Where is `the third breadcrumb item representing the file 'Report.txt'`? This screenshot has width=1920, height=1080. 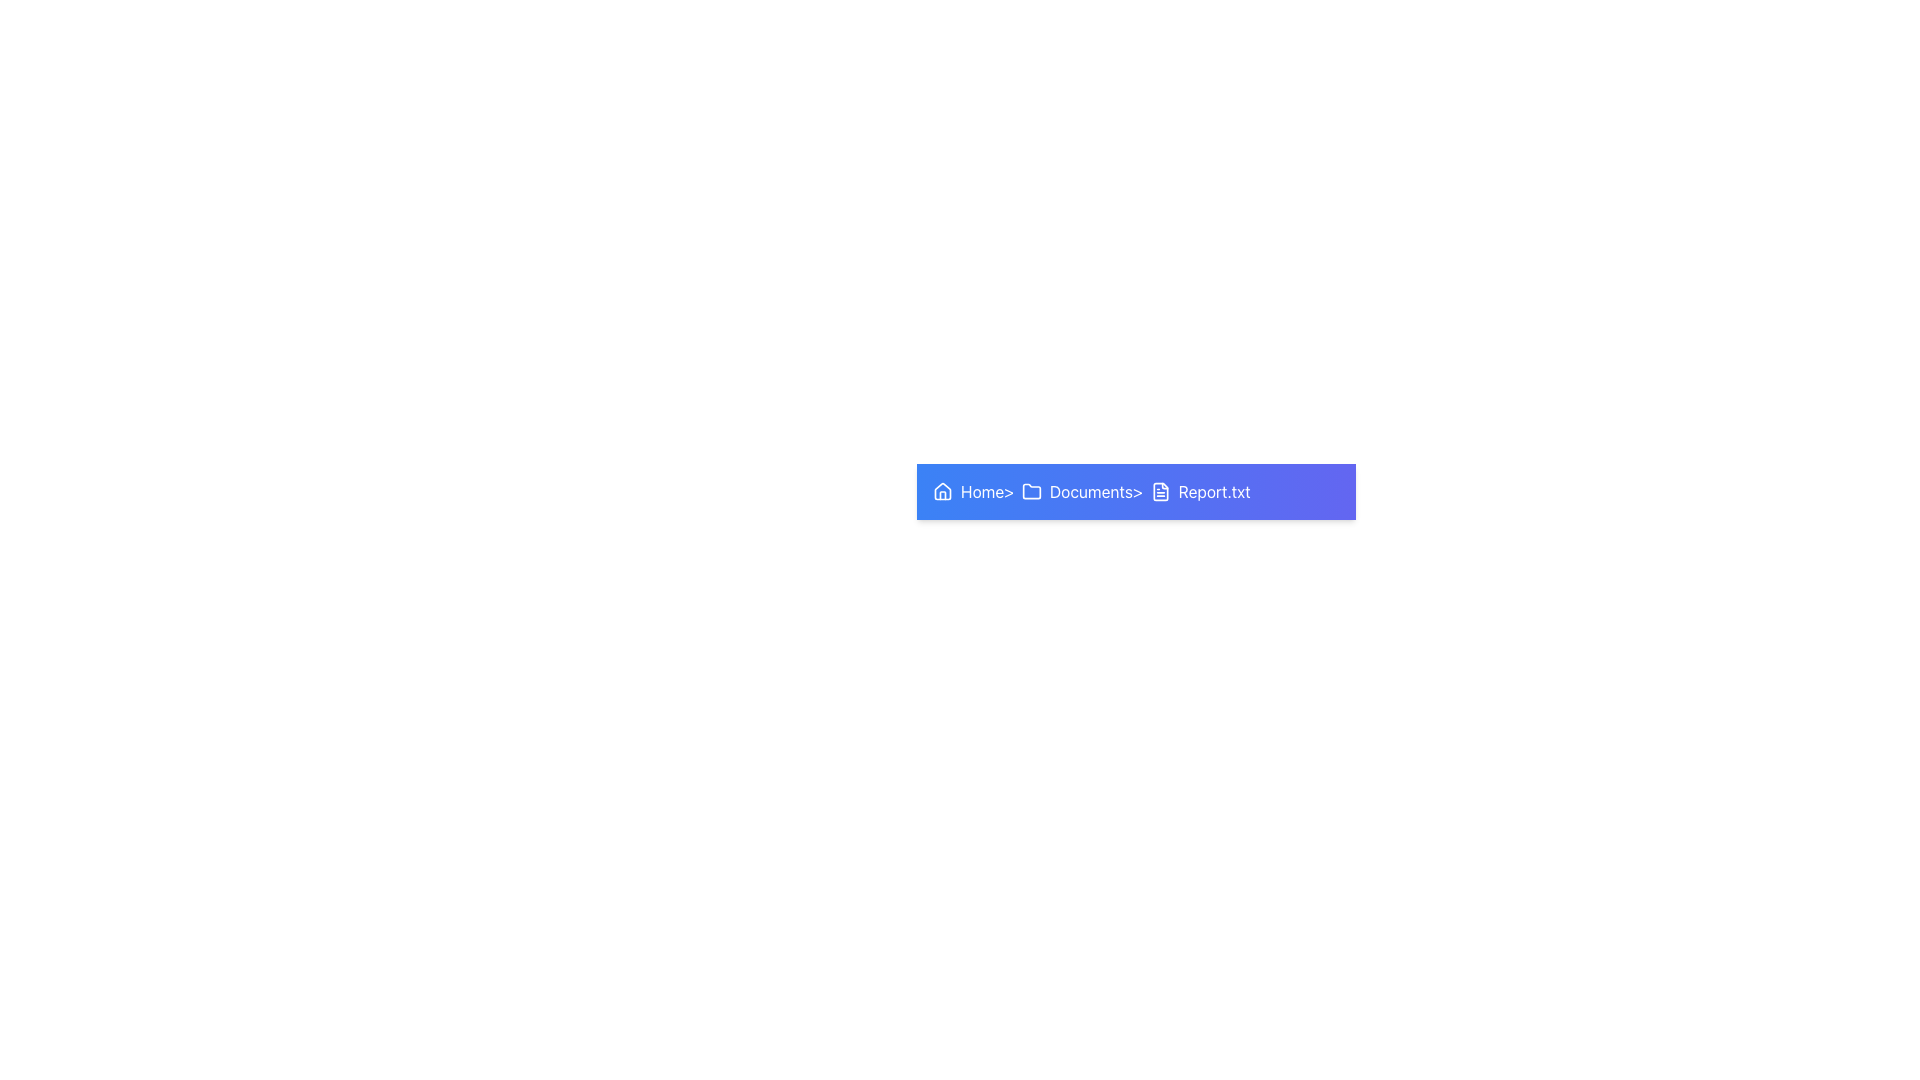 the third breadcrumb item representing the file 'Report.txt' is located at coordinates (1200, 492).